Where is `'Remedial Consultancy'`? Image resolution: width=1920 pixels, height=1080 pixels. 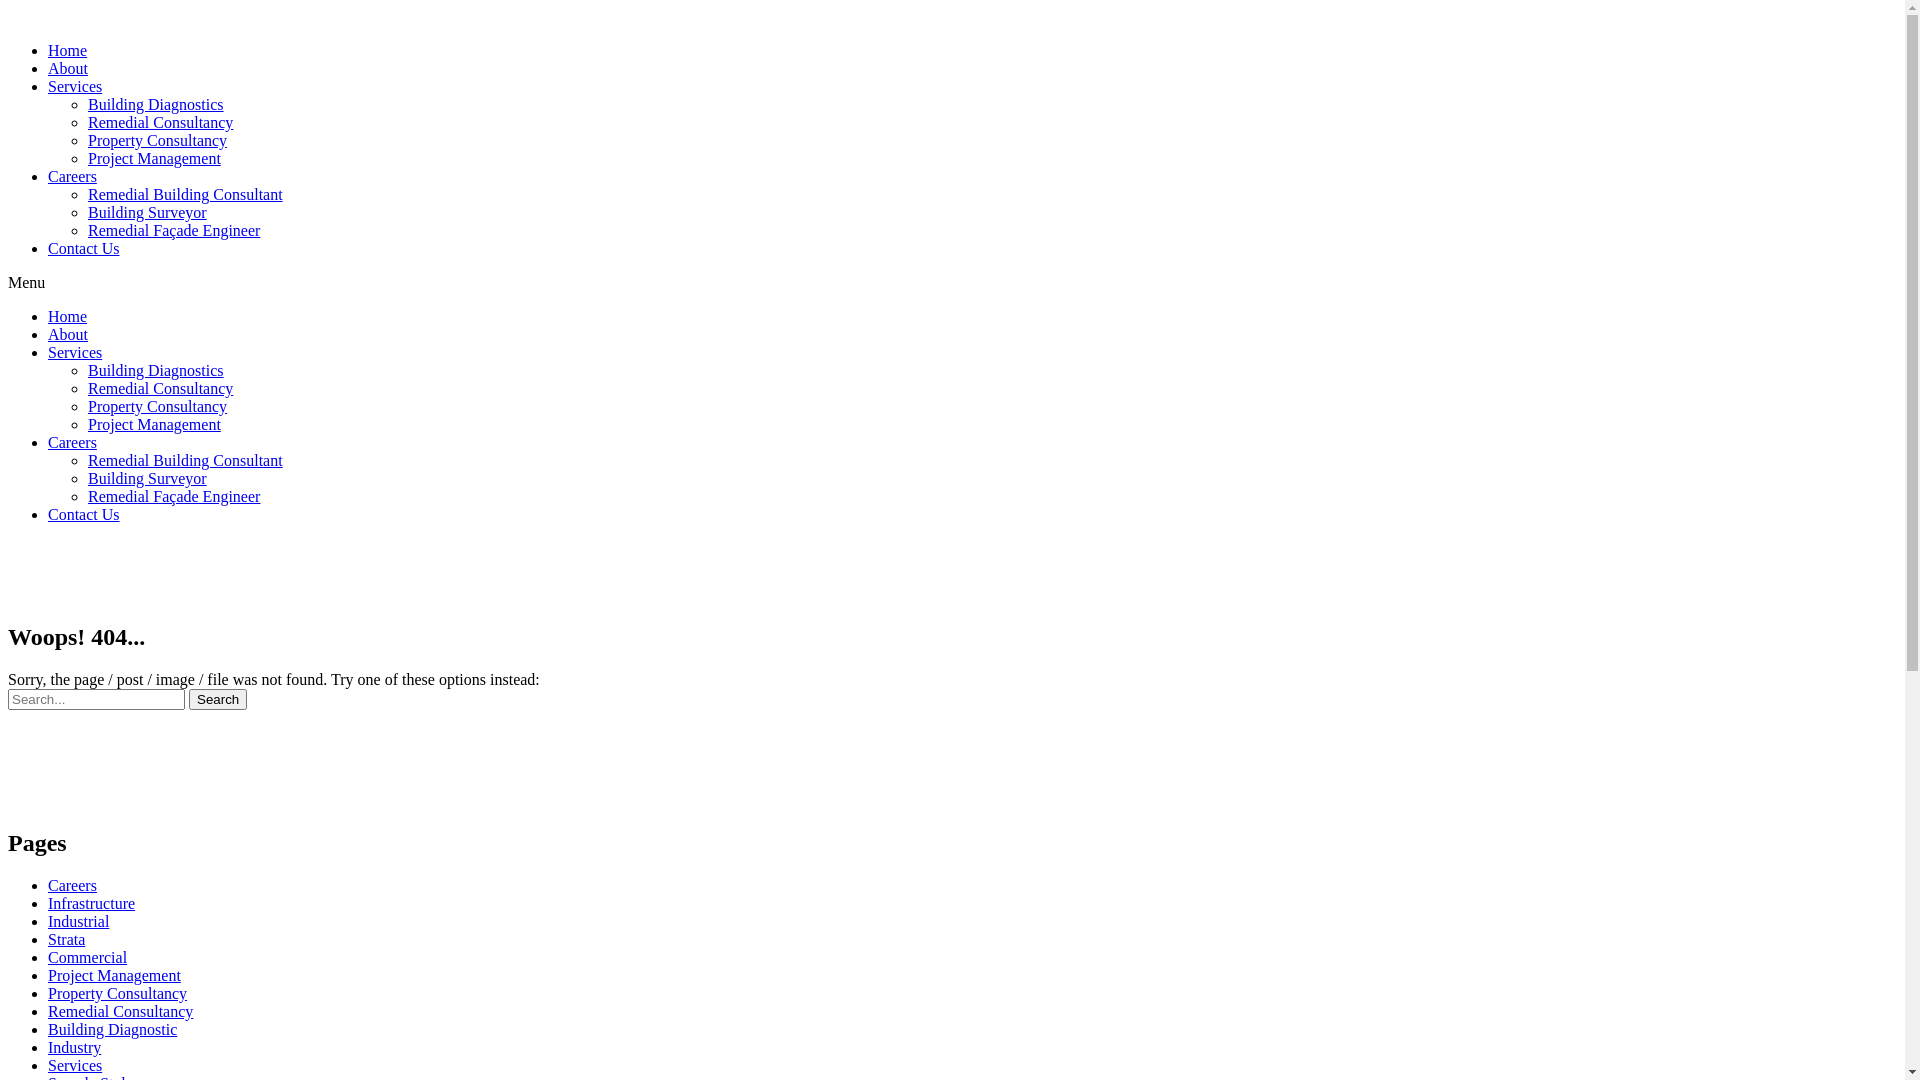
'Remedial Consultancy' is located at coordinates (160, 388).